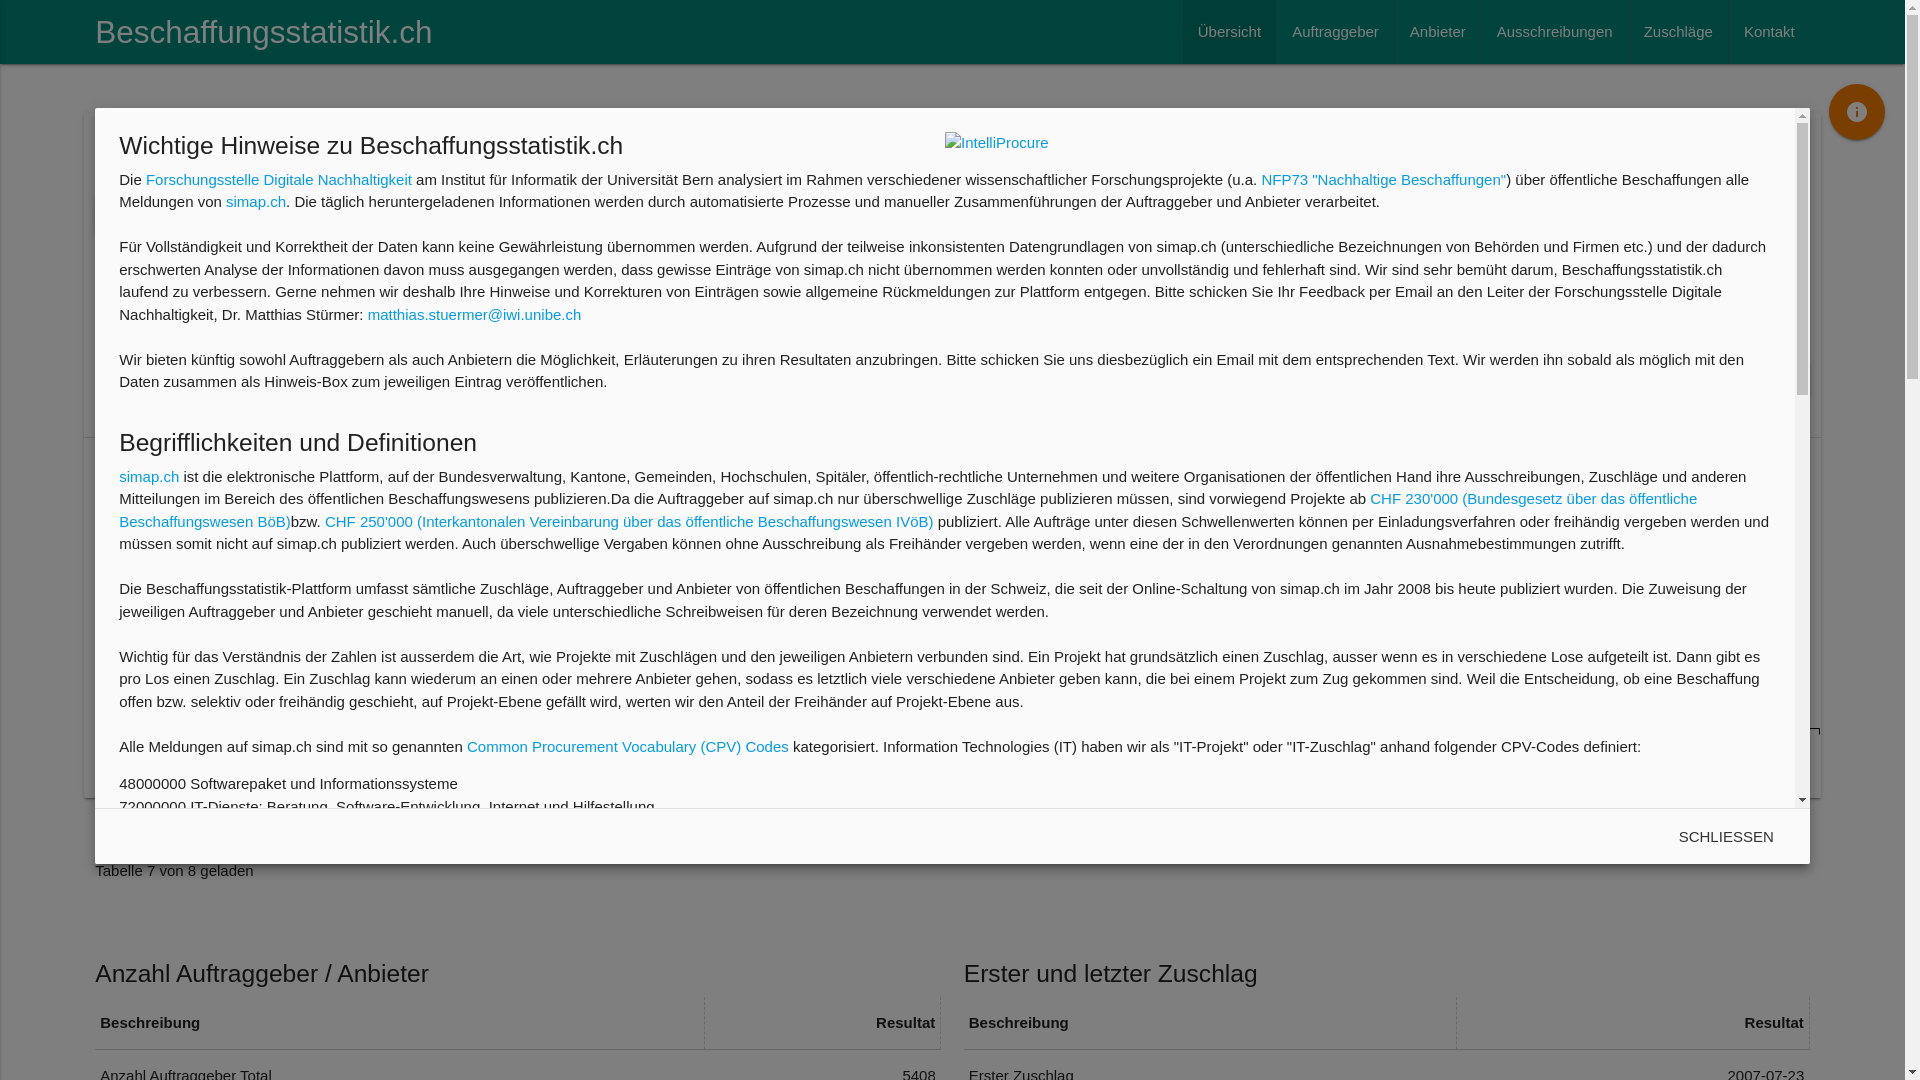 The width and height of the screenshot is (1920, 1080). What do you see at coordinates (254, 201) in the screenshot?
I see `'simap.ch'` at bounding box center [254, 201].